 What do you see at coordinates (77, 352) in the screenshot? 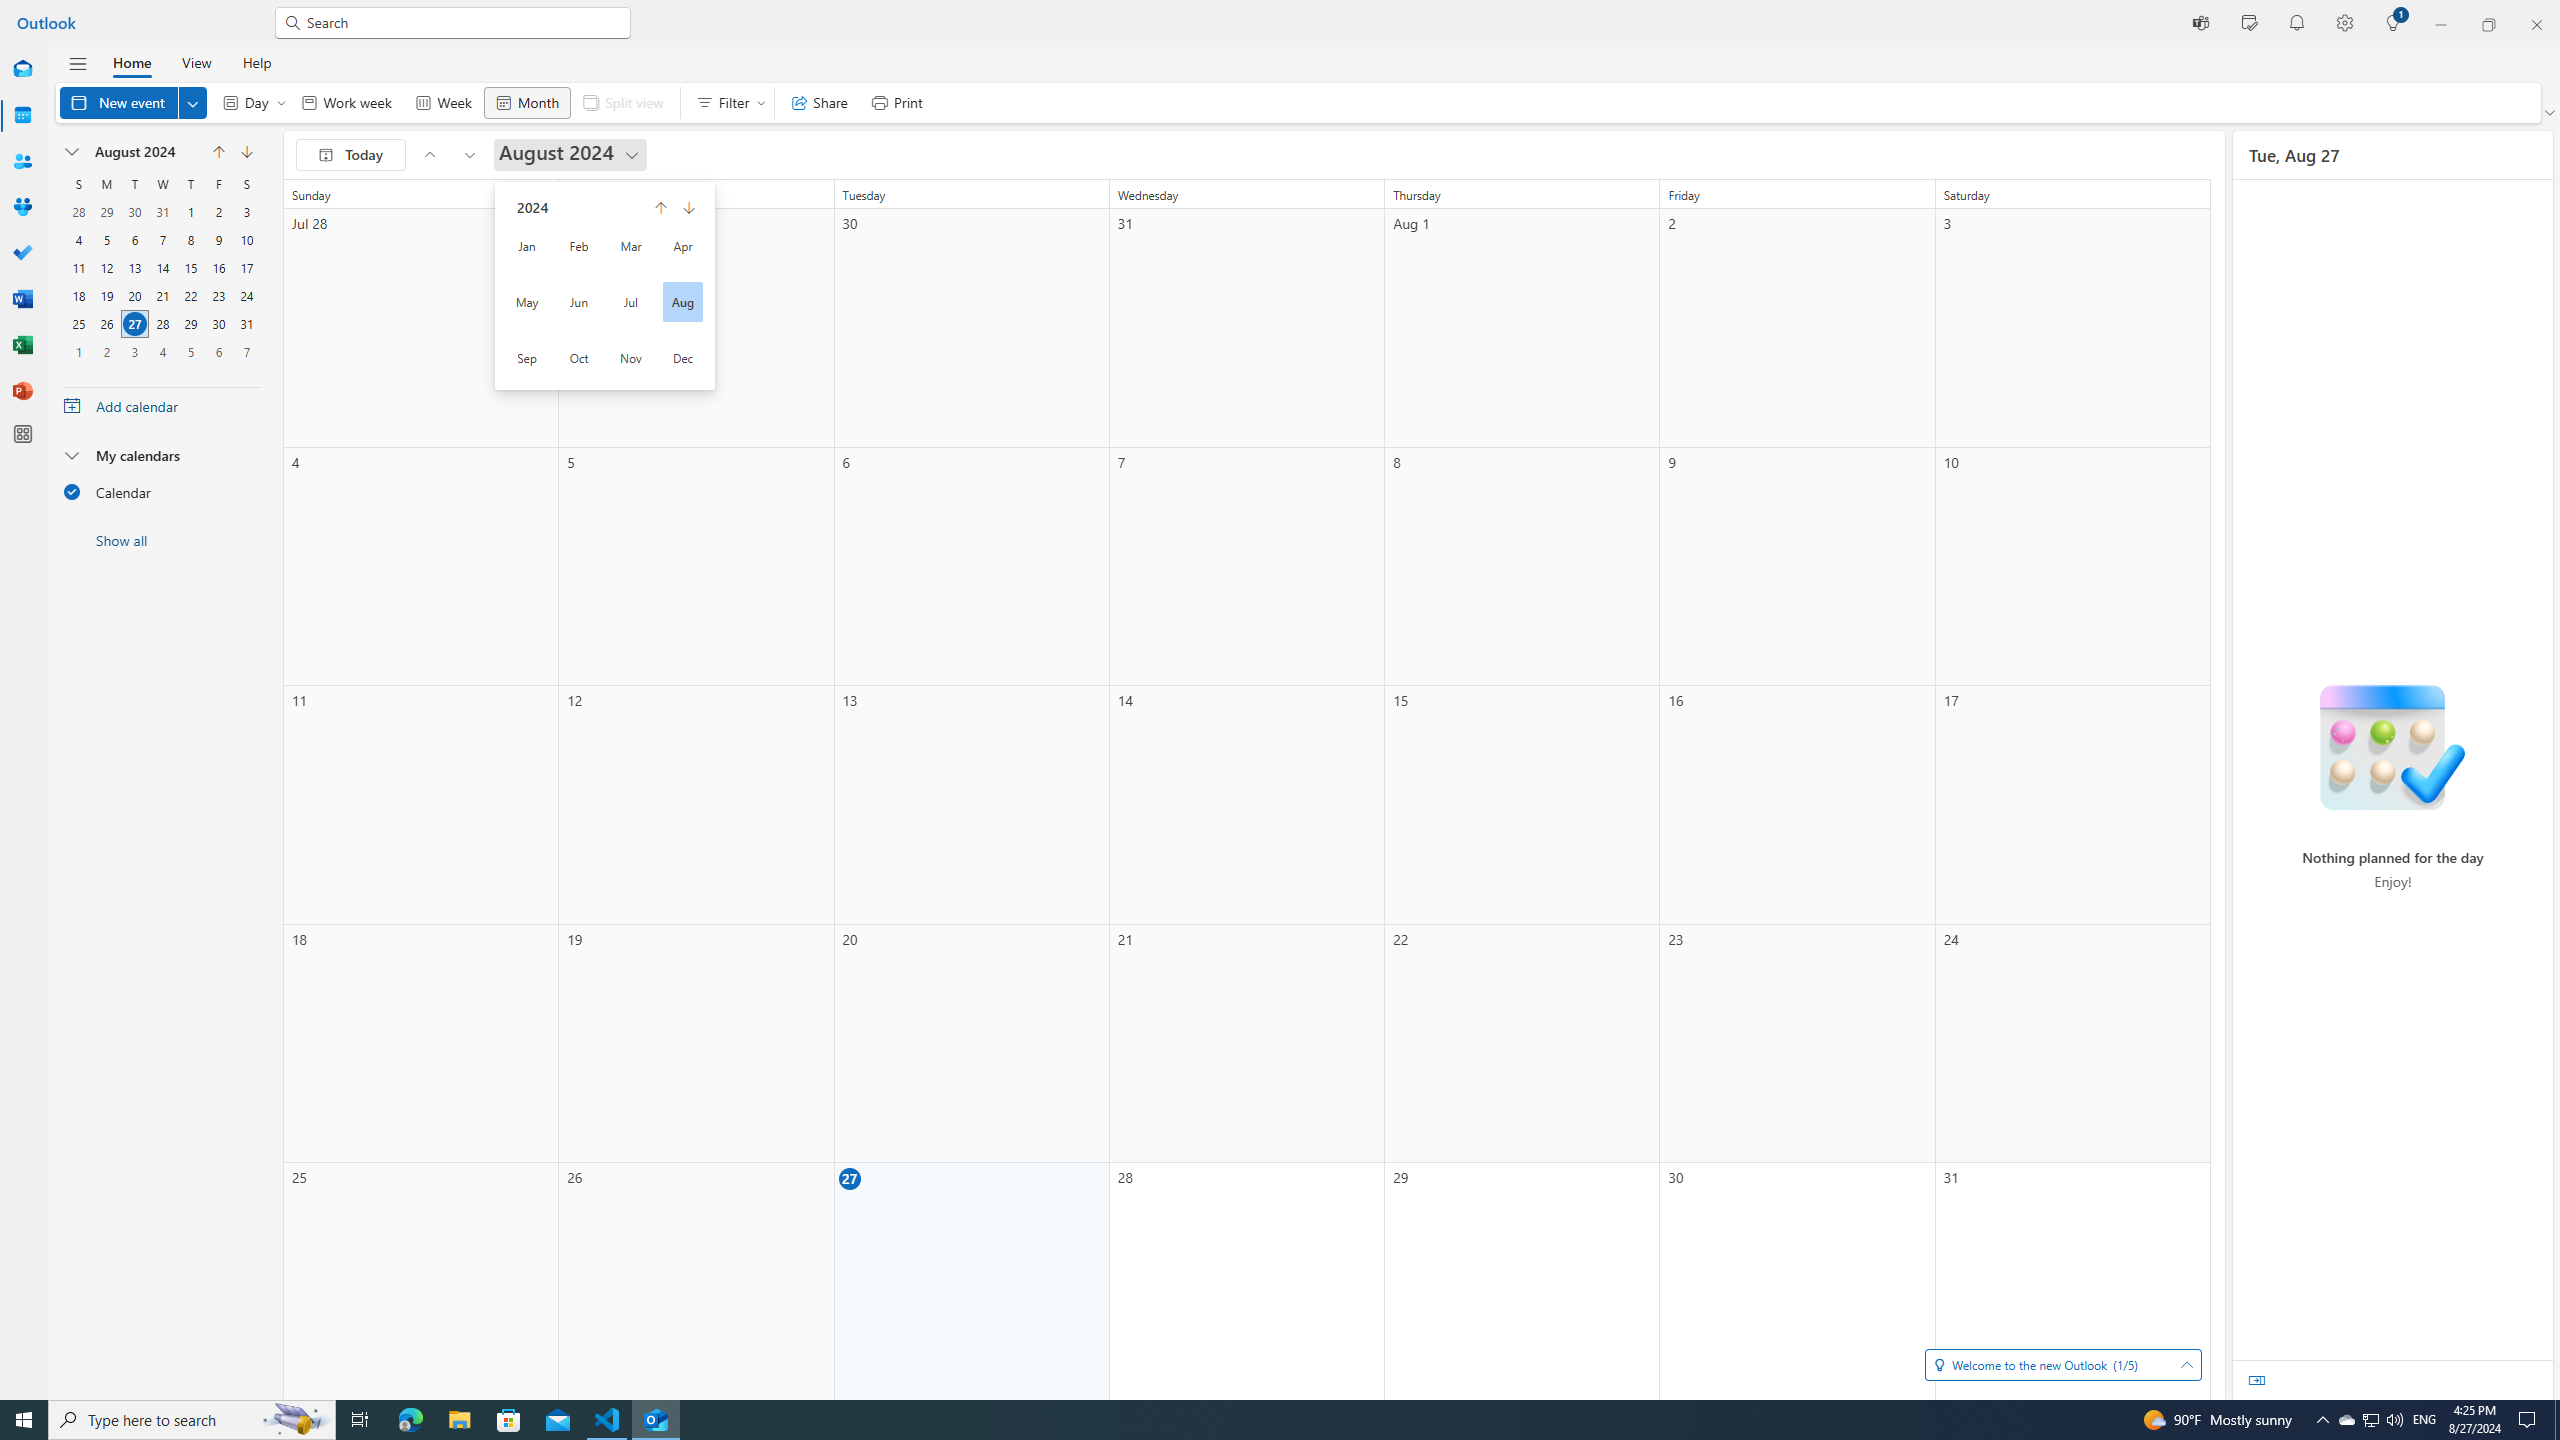
I see `'1, September, 2024'` at bounding box center [77, 352].